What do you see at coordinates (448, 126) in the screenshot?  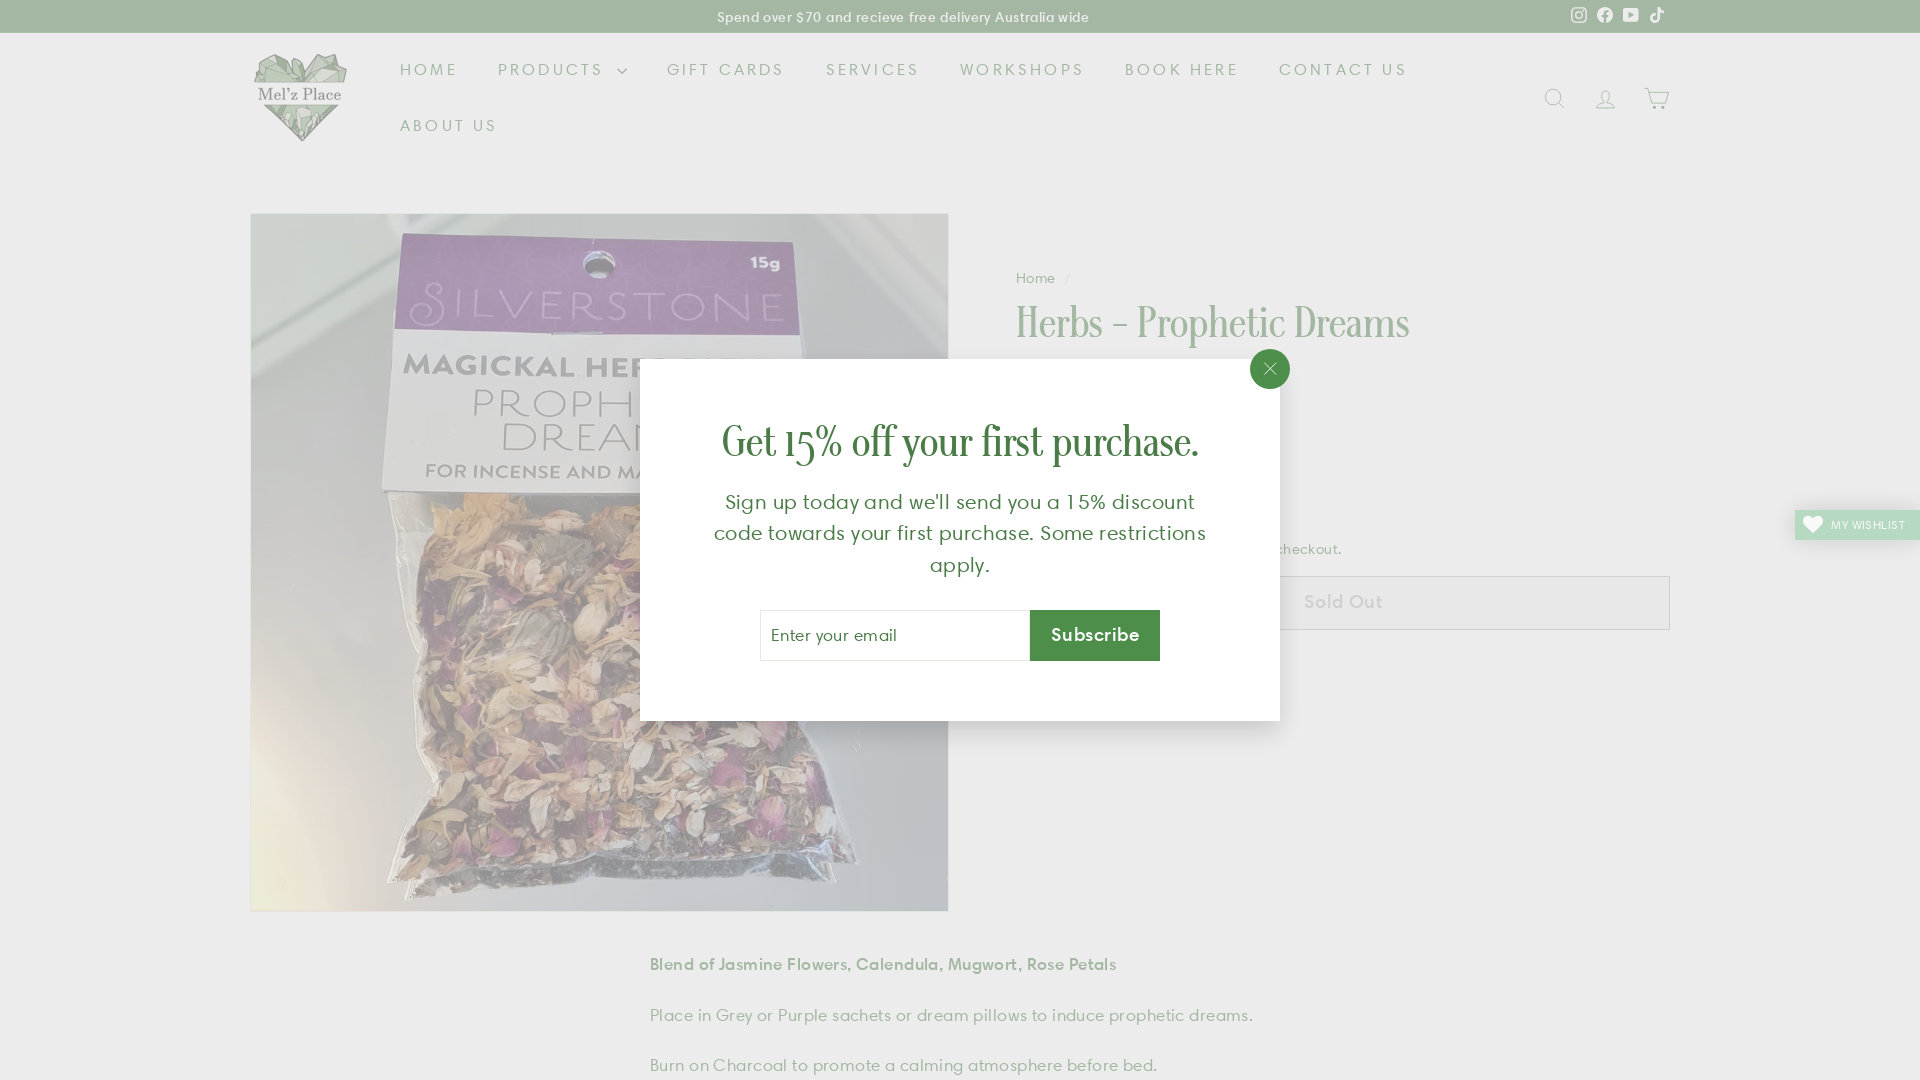 I see `'ABOUT US'` at bounding box center [448, 126].